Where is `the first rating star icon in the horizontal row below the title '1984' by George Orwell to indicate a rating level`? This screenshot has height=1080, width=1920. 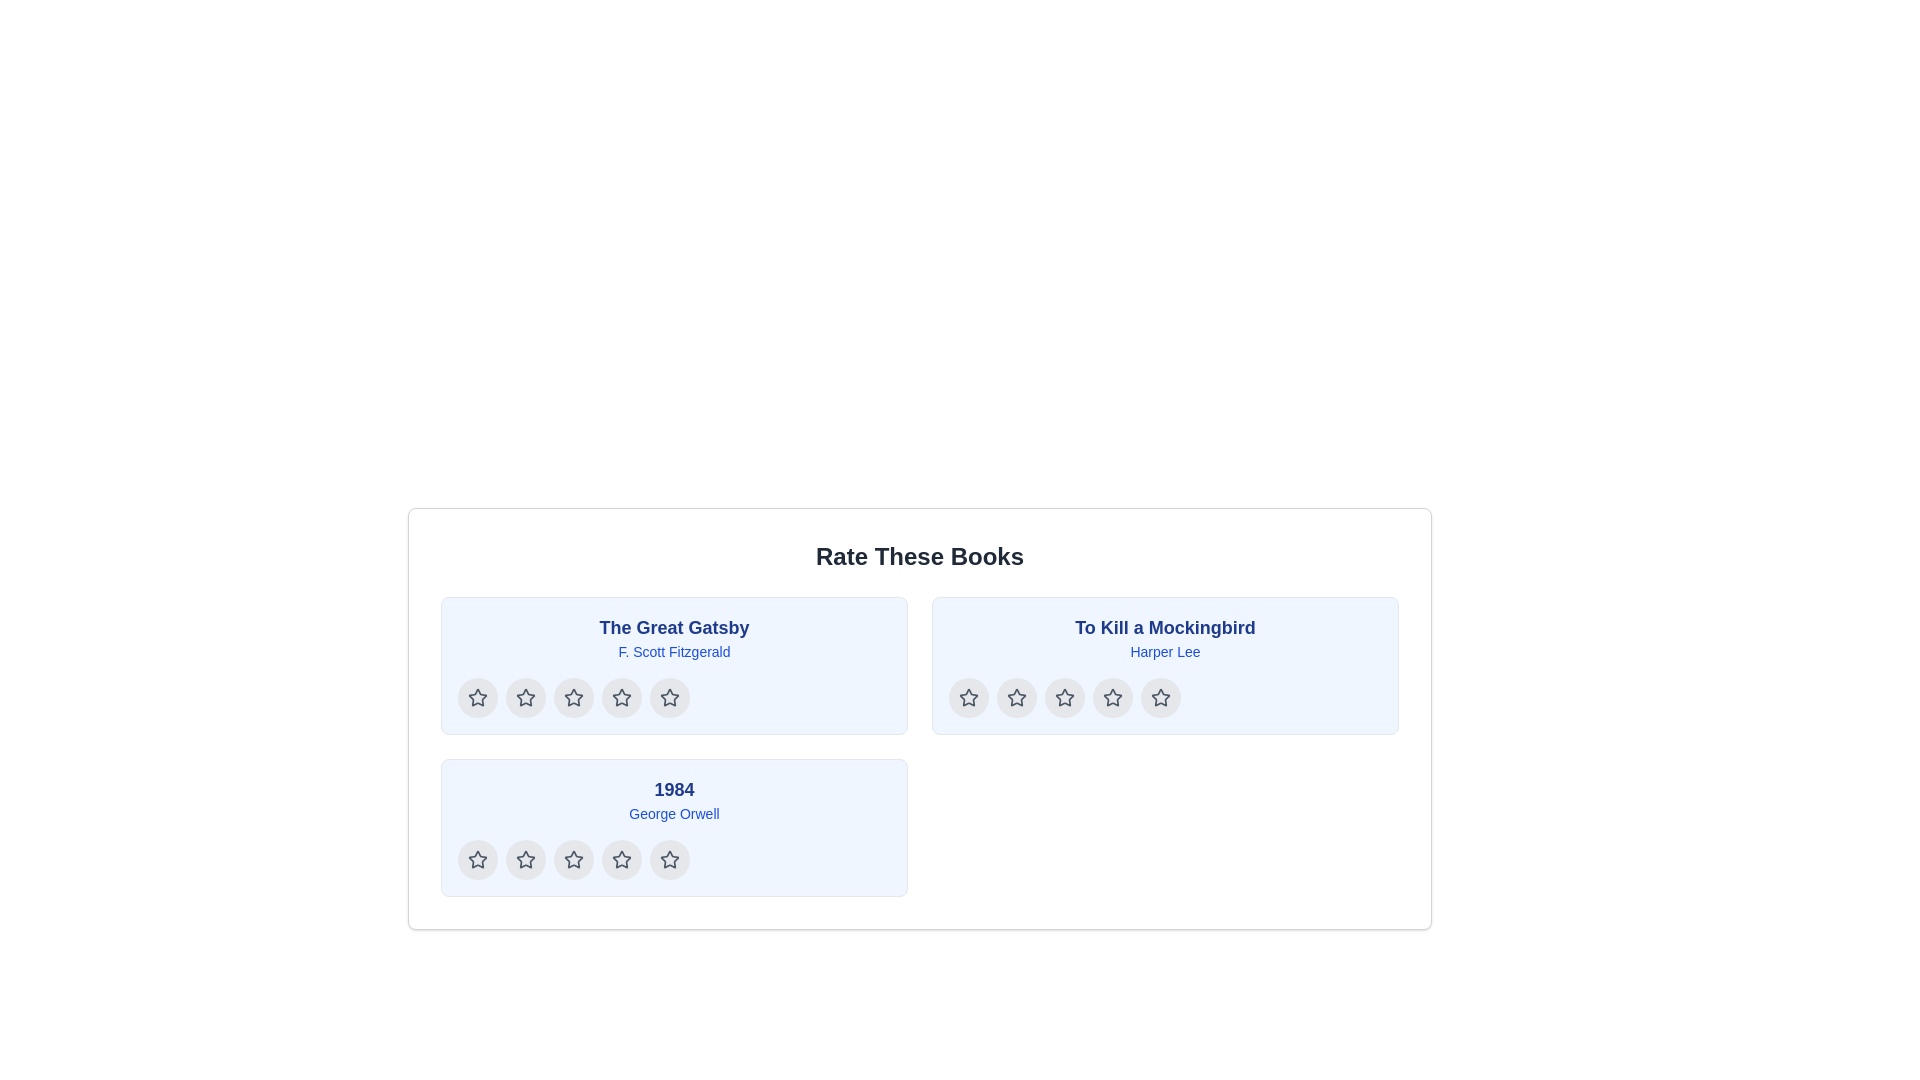
the first rating star icon in the horizontal row below the title '1984' by George Orwell to indicate a rating level is located at coordinates (526, 858).